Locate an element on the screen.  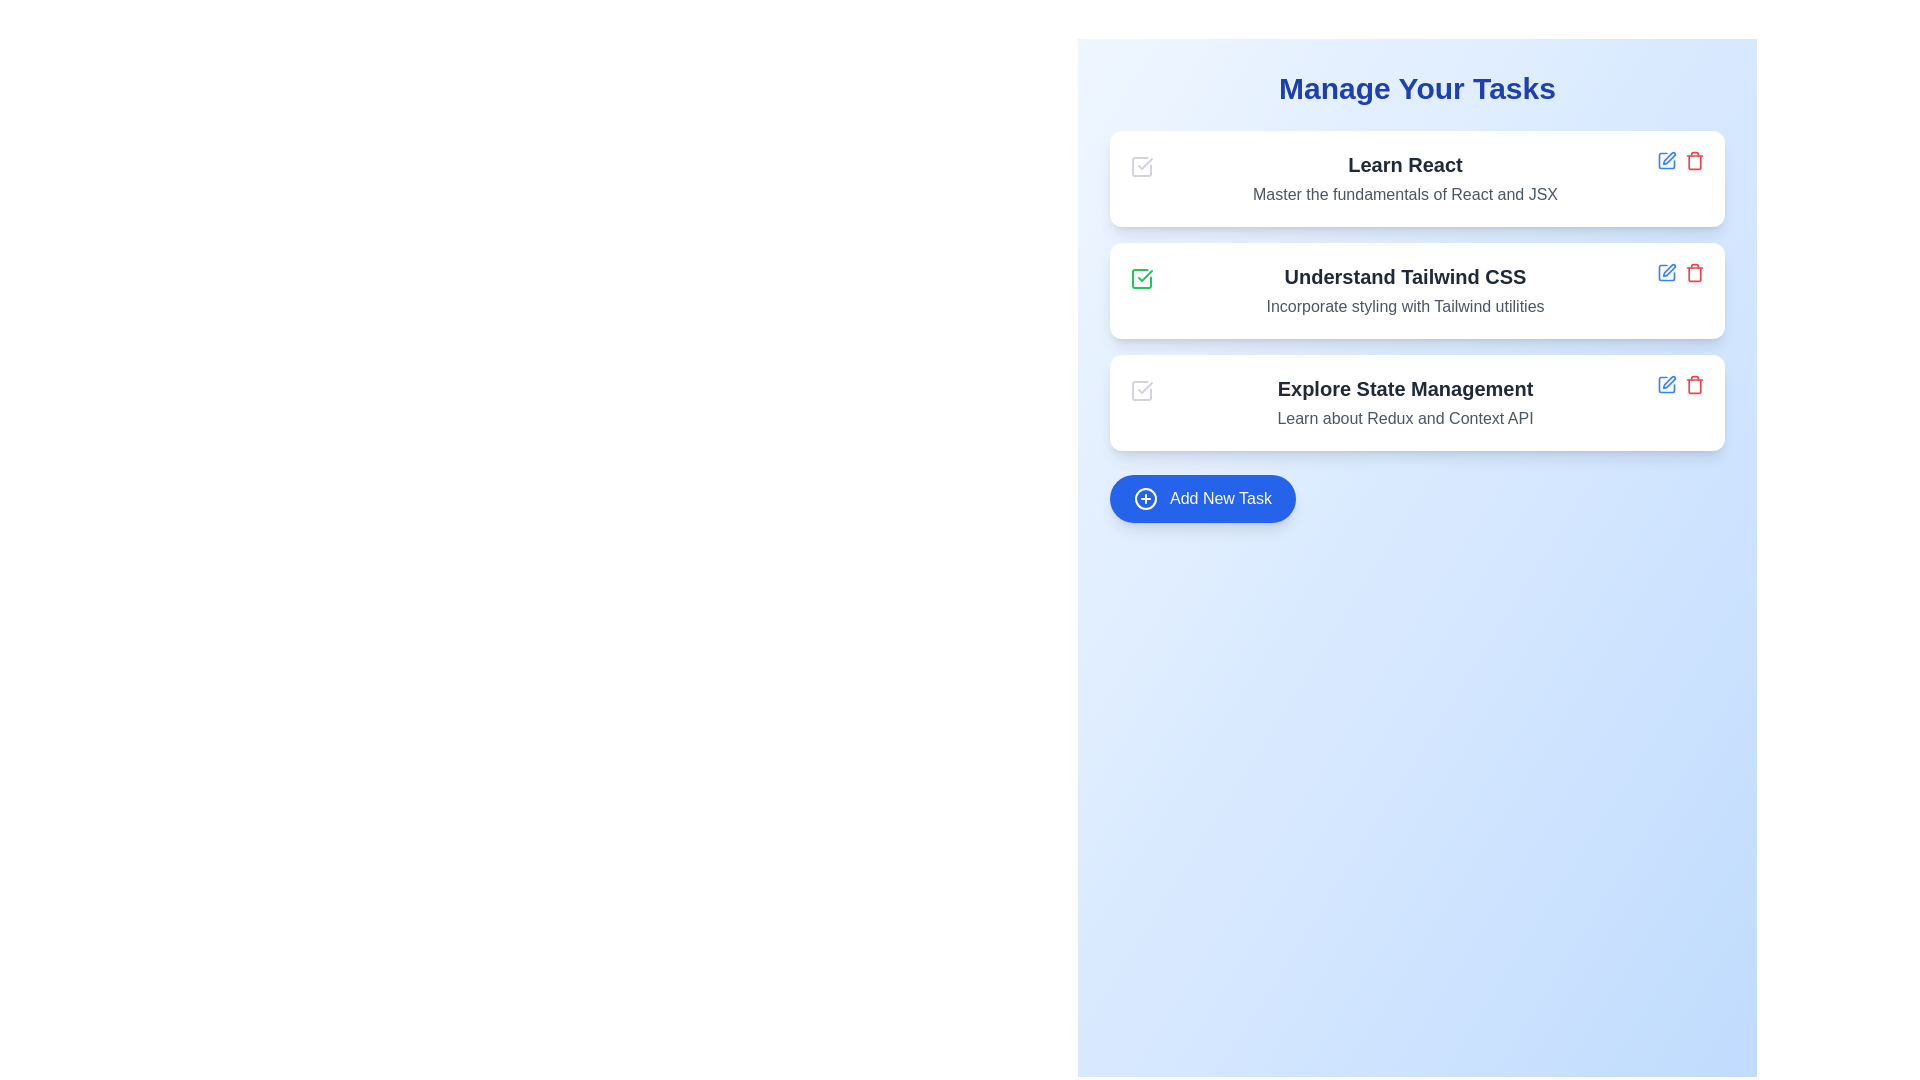
the actionable pen icon located in the top-right corner of the task item for 'Understand Tailwind CSS' is located at coordinates (1669, 270).